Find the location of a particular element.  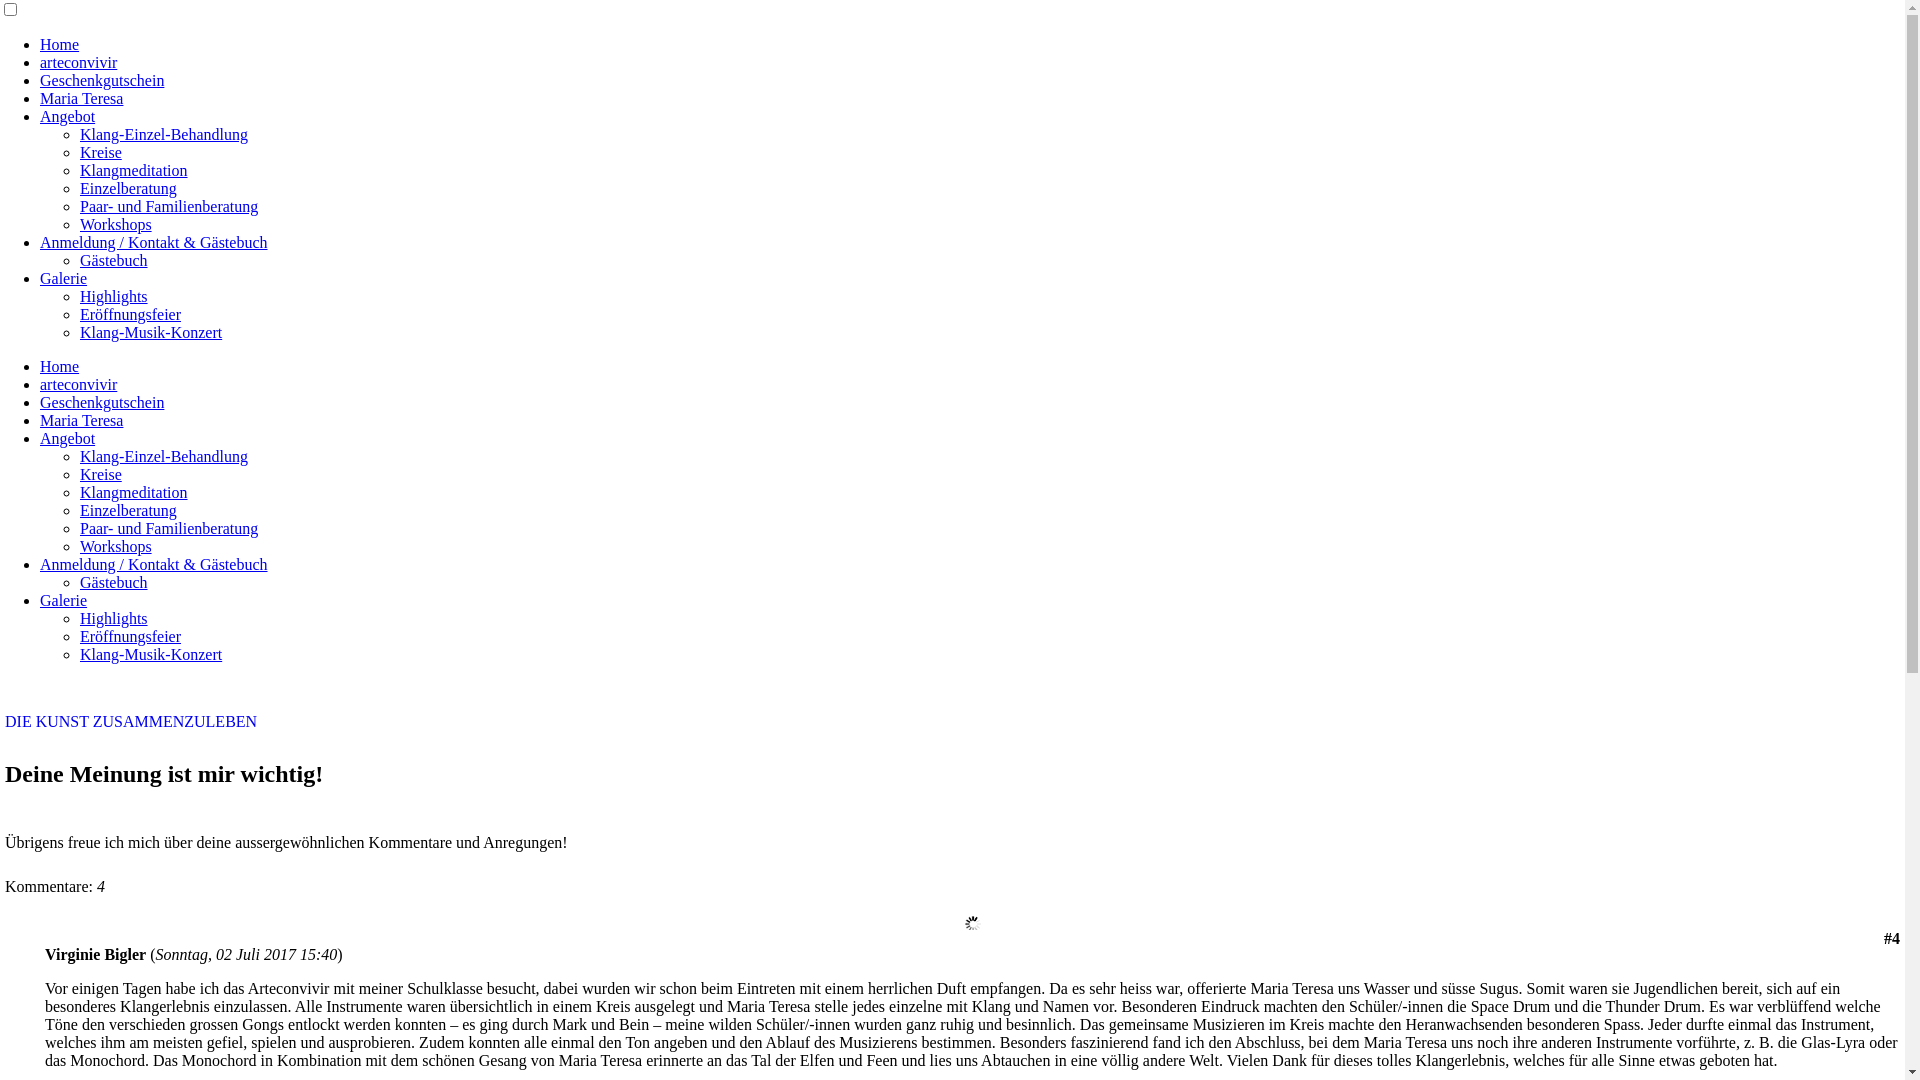

'Galerie' is located at coordinates (39, 599).